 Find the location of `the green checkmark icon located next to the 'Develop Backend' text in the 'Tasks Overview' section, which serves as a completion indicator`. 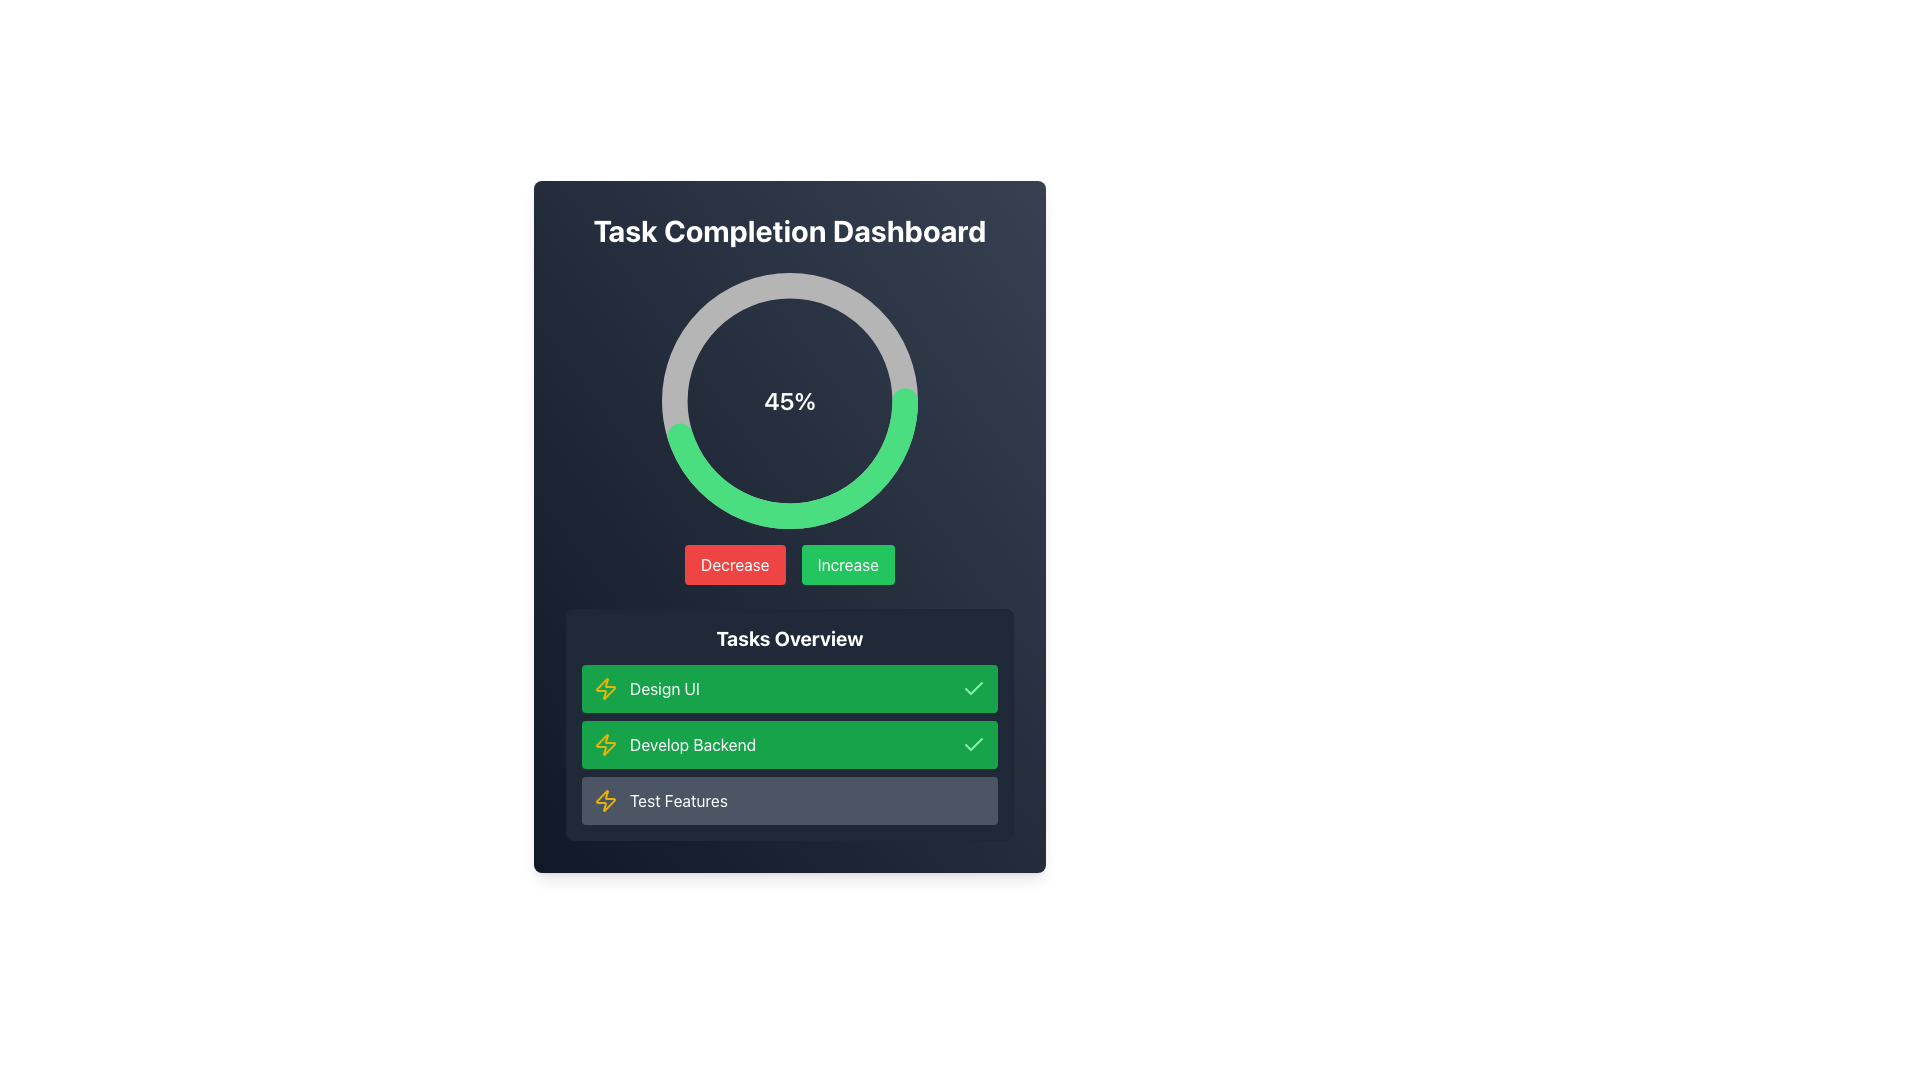

the green checkmark icon located next to the 'Develop Backend' text in the 'Tasks Overview' section, which serves as a completion indicator is located at coordinates (974, 744).